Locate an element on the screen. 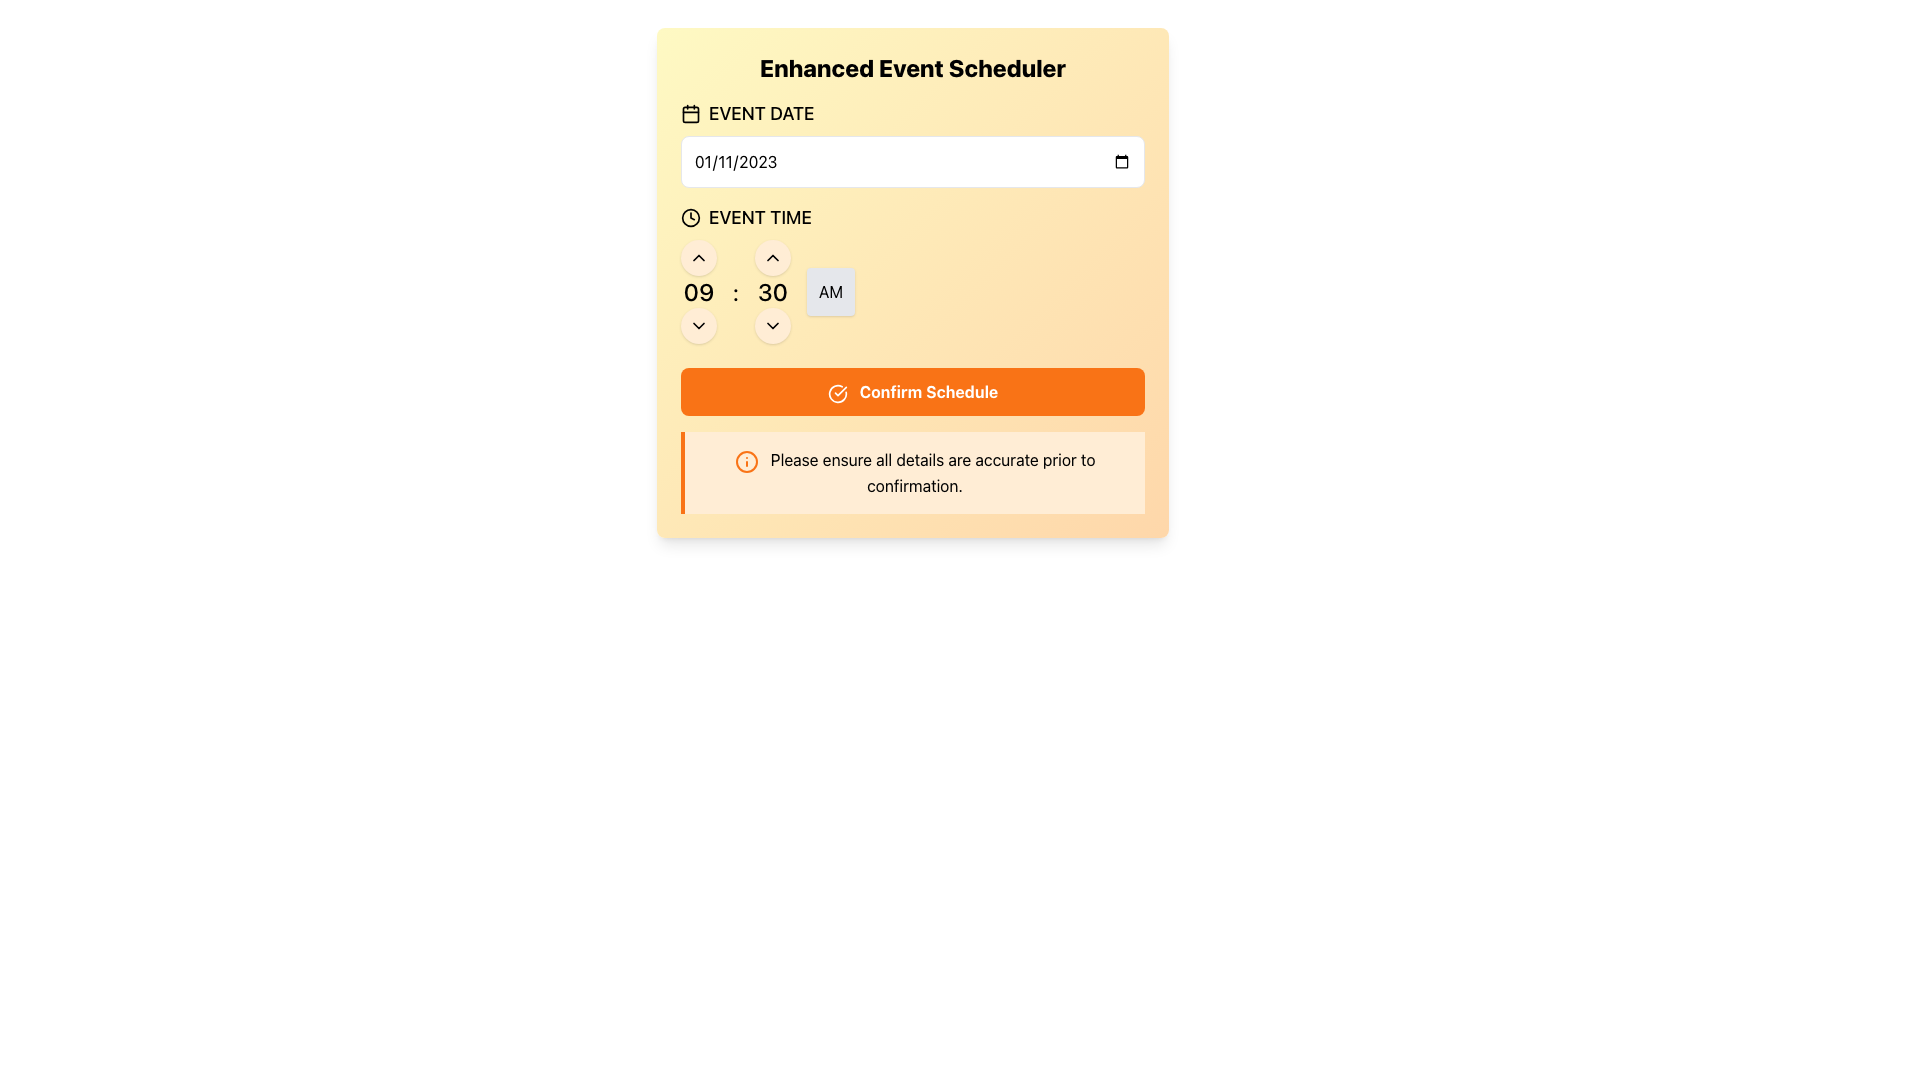 The width and height of the screenshot is (1920, 1080). the clock icon located to the immediate left of the 'EVENT TIME' label in the scheduler interface is located at coordinates (691, 218).